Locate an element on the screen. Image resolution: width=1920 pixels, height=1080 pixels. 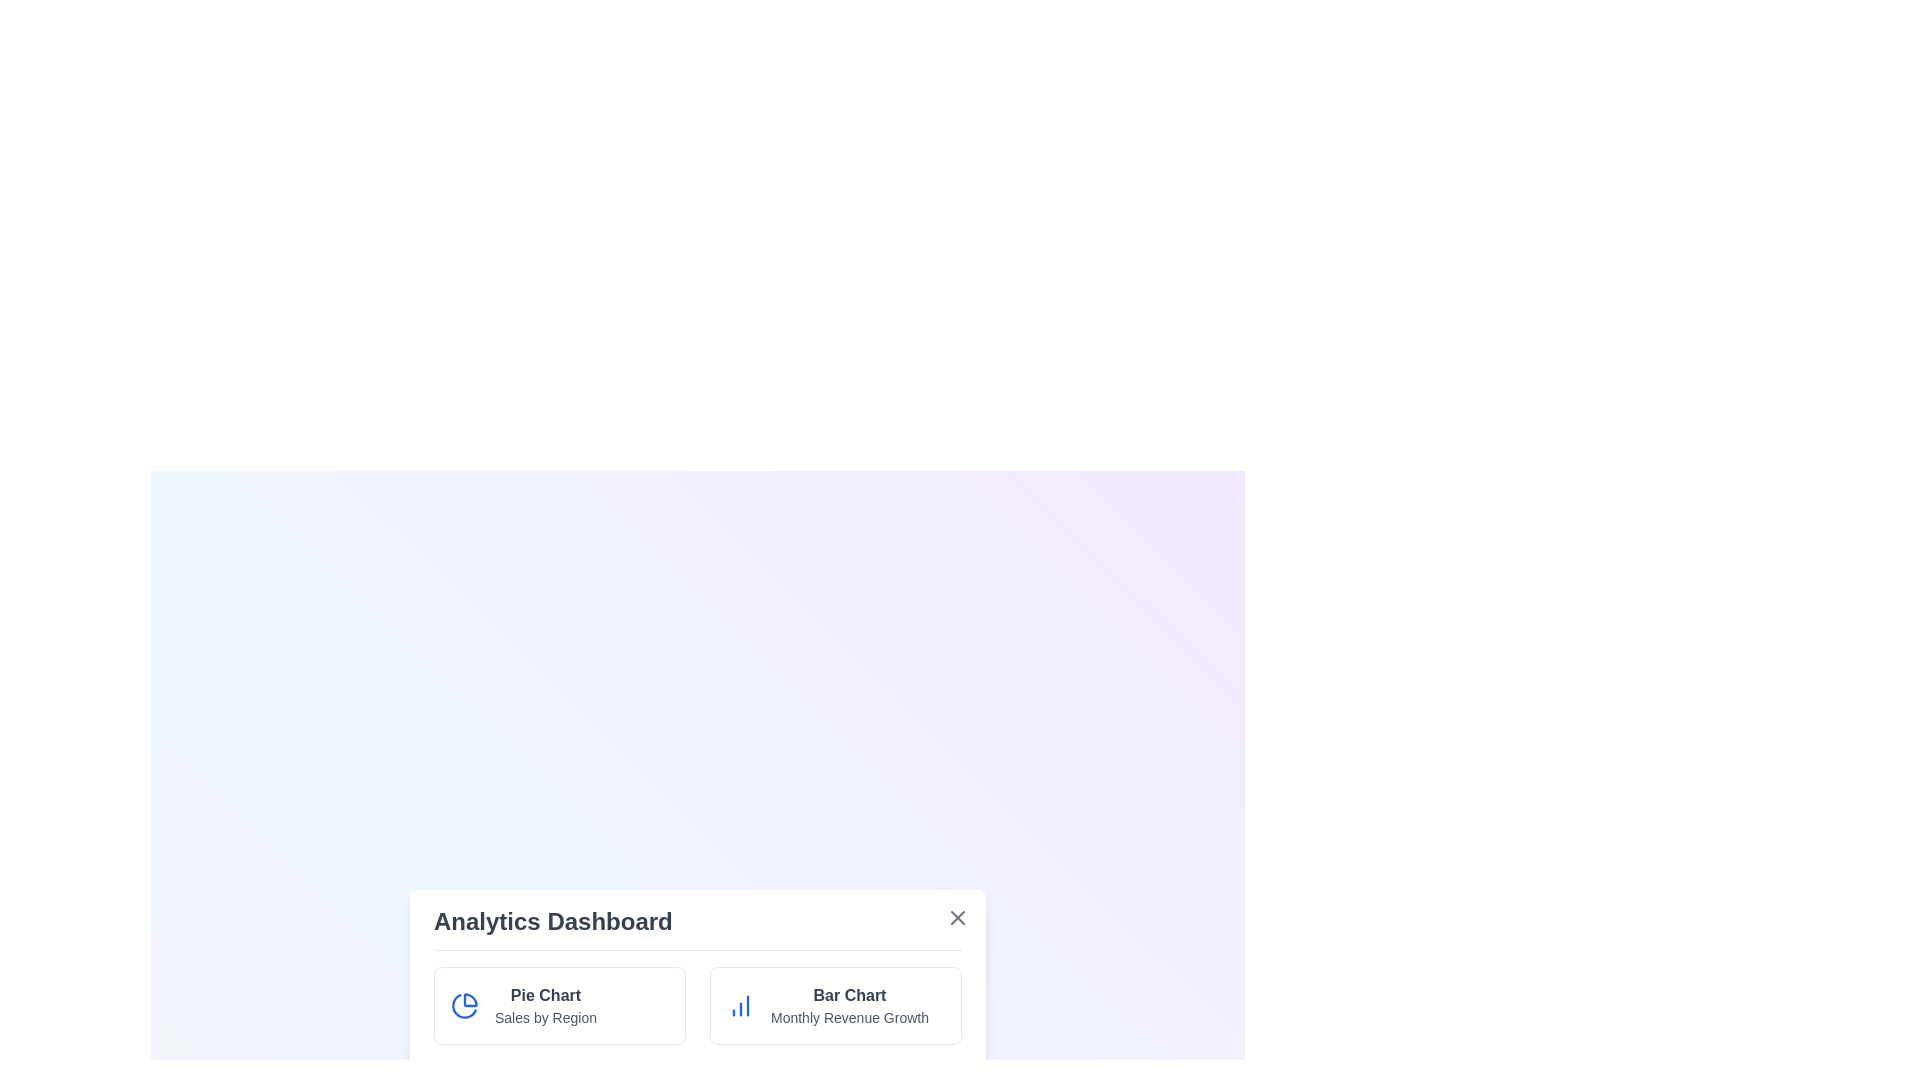
the Pie Chart section to interact with it is located at coordinates (560, 1005).